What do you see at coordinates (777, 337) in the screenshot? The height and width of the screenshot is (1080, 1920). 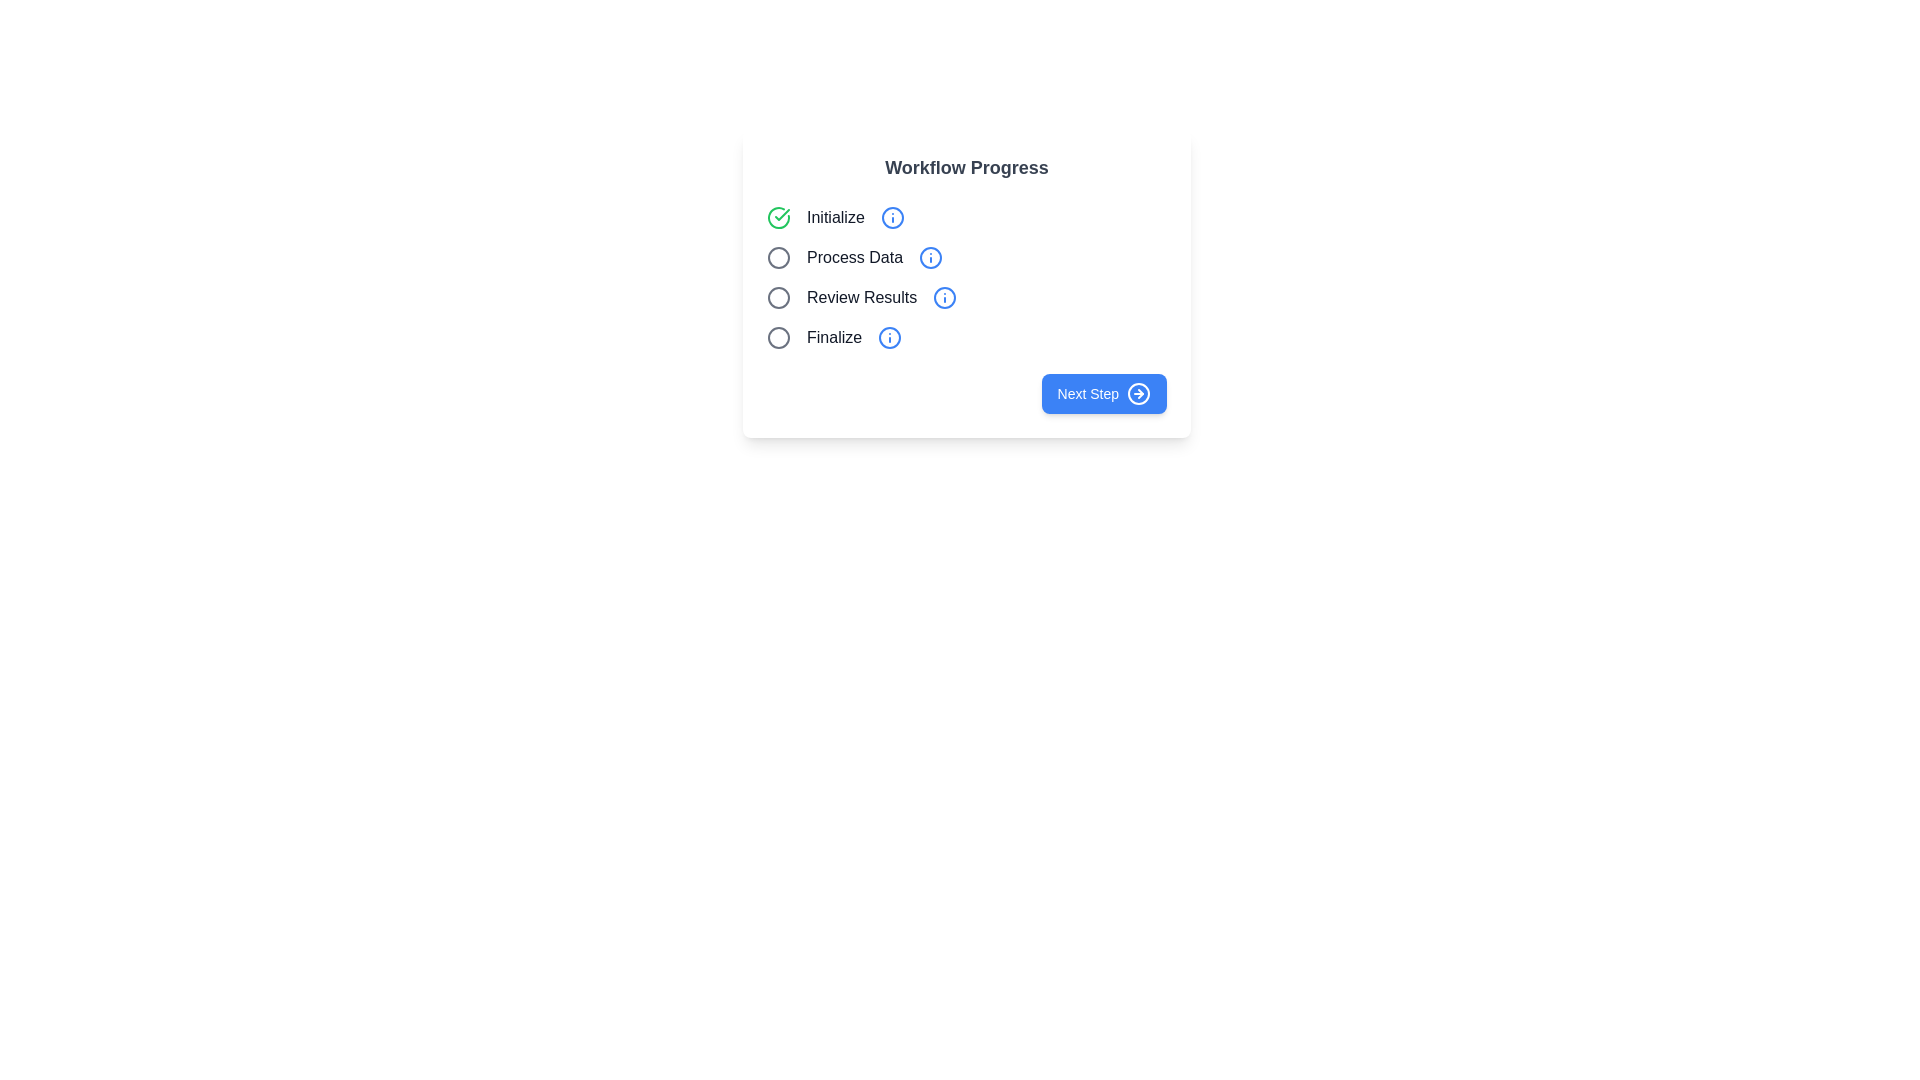 I see `the unselected radio button for the 'Finalize' option, which is located in the lower section of a list of options, directly to the left of the text 'Finalize'` at bounding box center [777, 337].